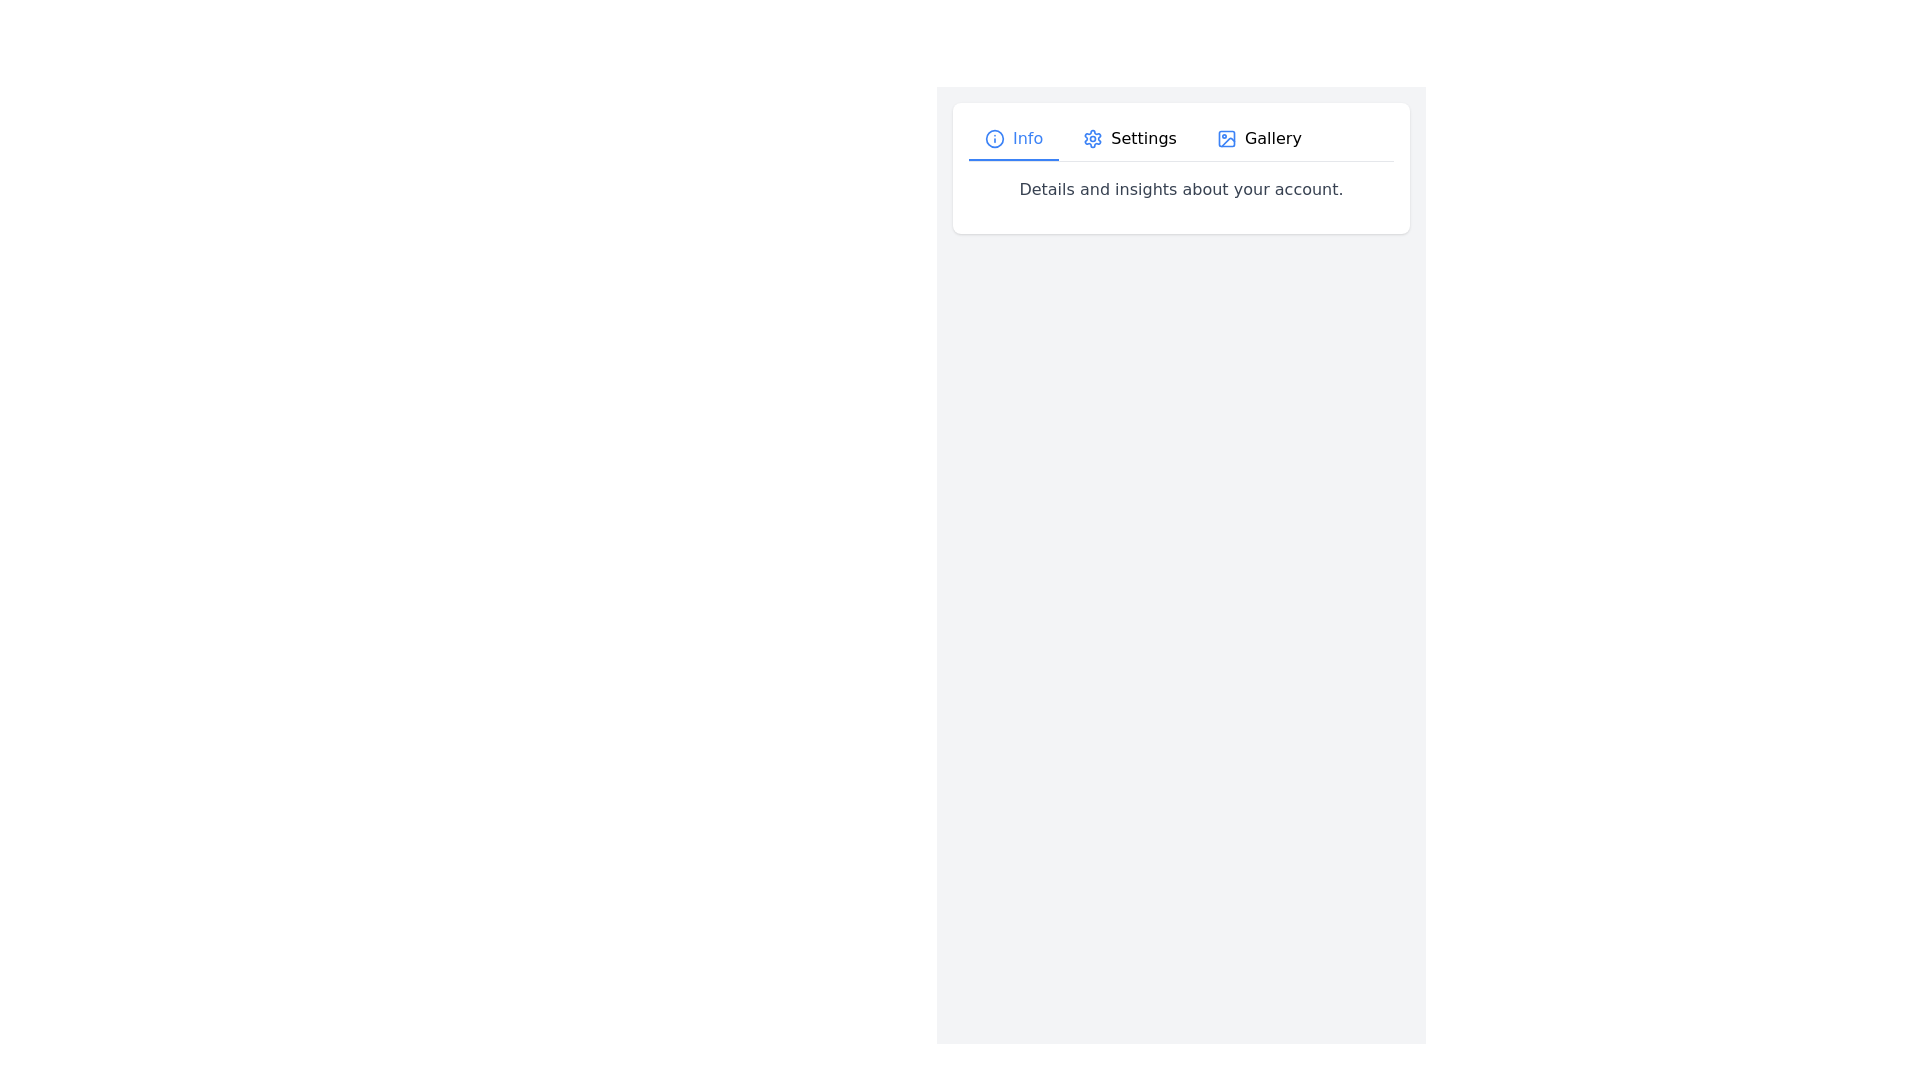 The height and width of the screenshot is (1080, 1920). Describe the element at coordinates (1092, 137) in the screenshot. I see `the settings icon located in the second tab of the navigation bar, which visually represents settings functionality and is positioned to the left of the text label 'Settings'` at that location.